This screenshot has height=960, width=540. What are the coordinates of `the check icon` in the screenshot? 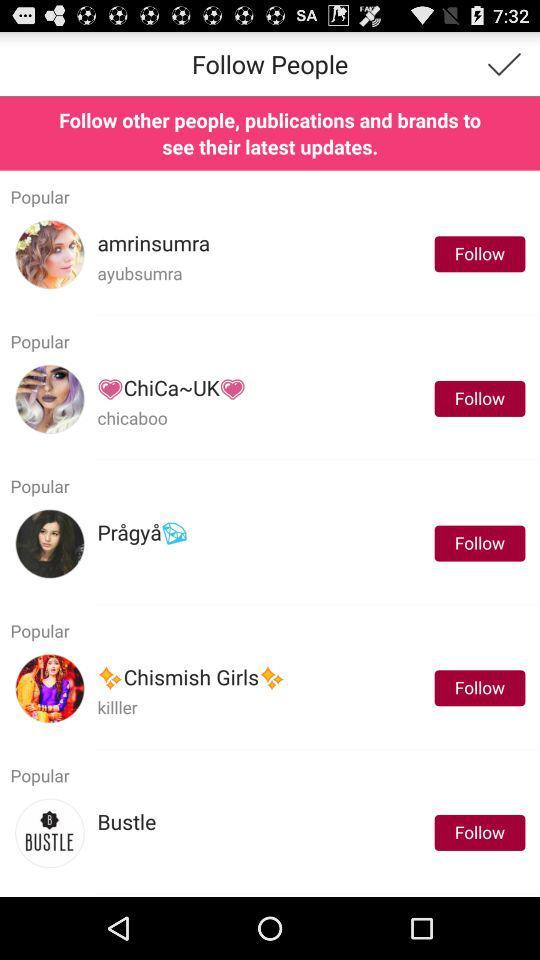 It's located at (503, 68).